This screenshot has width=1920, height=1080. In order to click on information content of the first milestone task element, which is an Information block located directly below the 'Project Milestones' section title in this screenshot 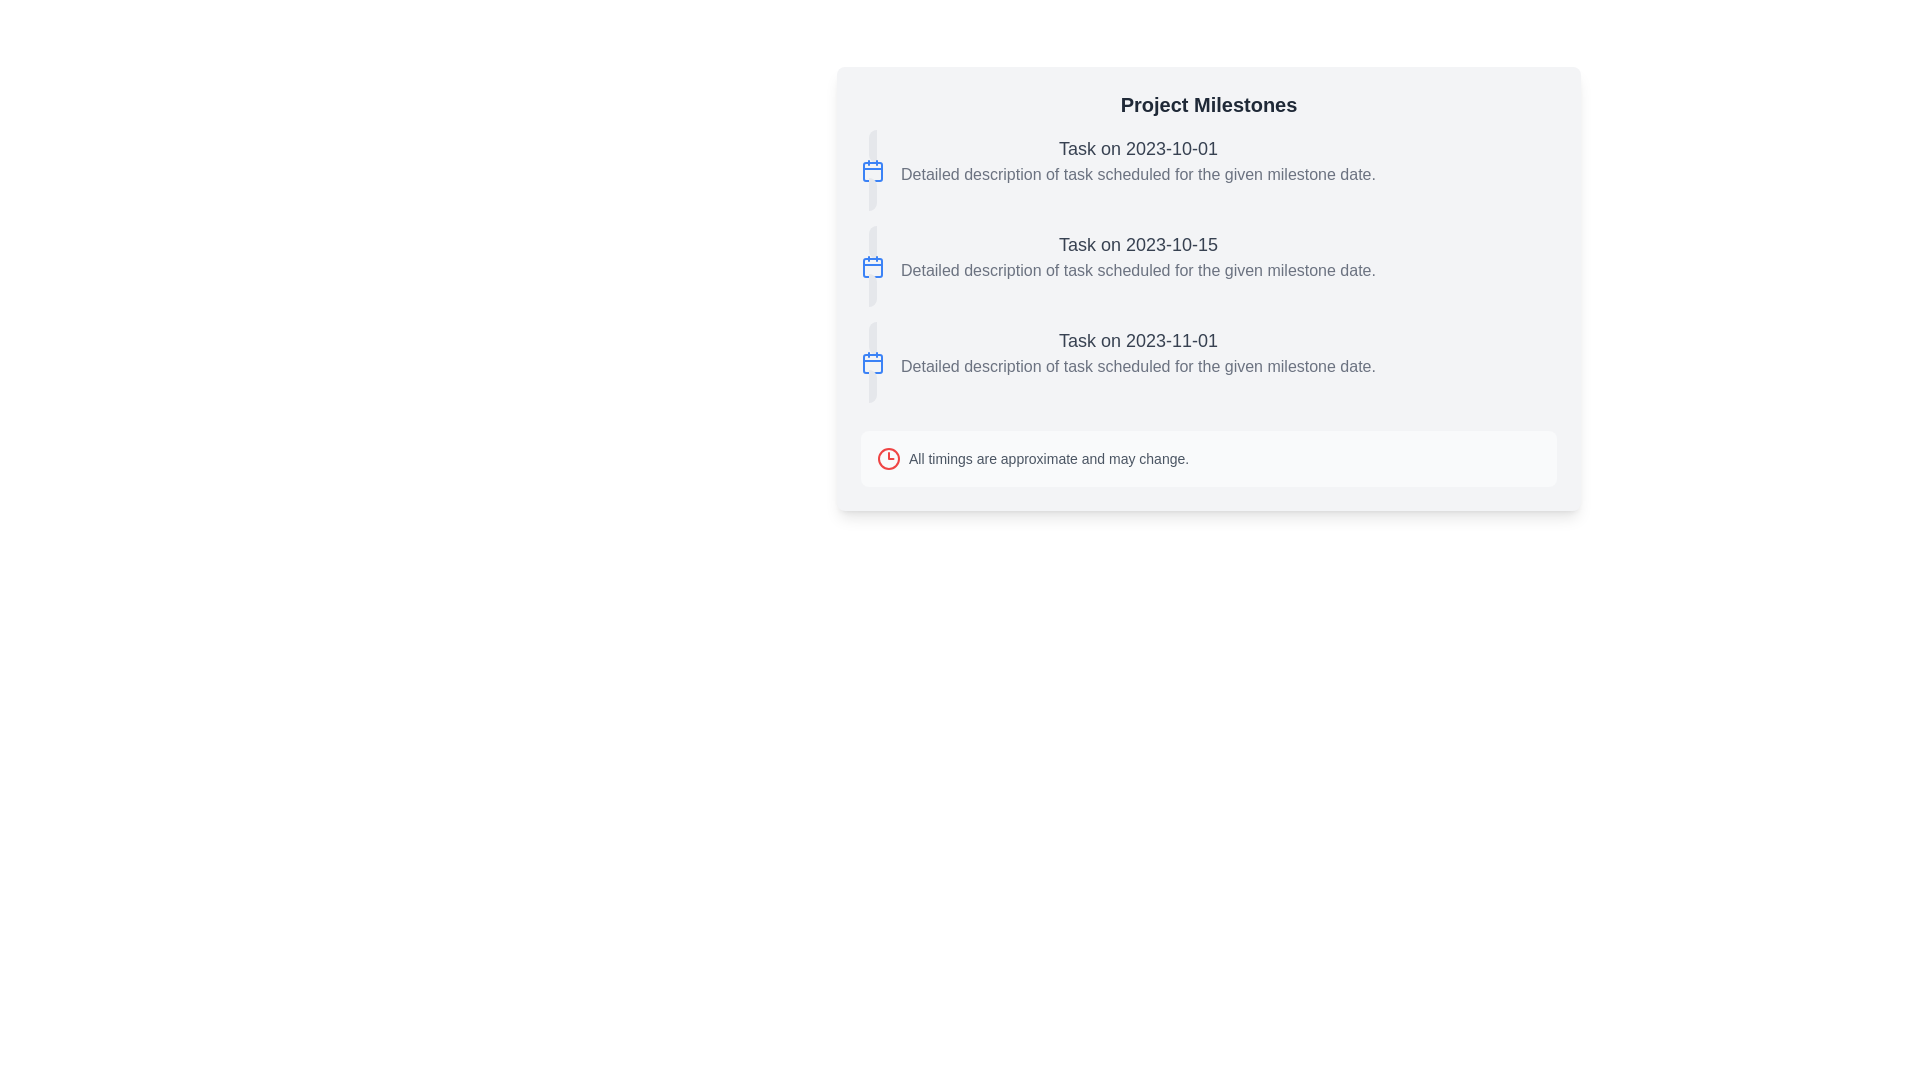, I will do `click(1208, 169)`.